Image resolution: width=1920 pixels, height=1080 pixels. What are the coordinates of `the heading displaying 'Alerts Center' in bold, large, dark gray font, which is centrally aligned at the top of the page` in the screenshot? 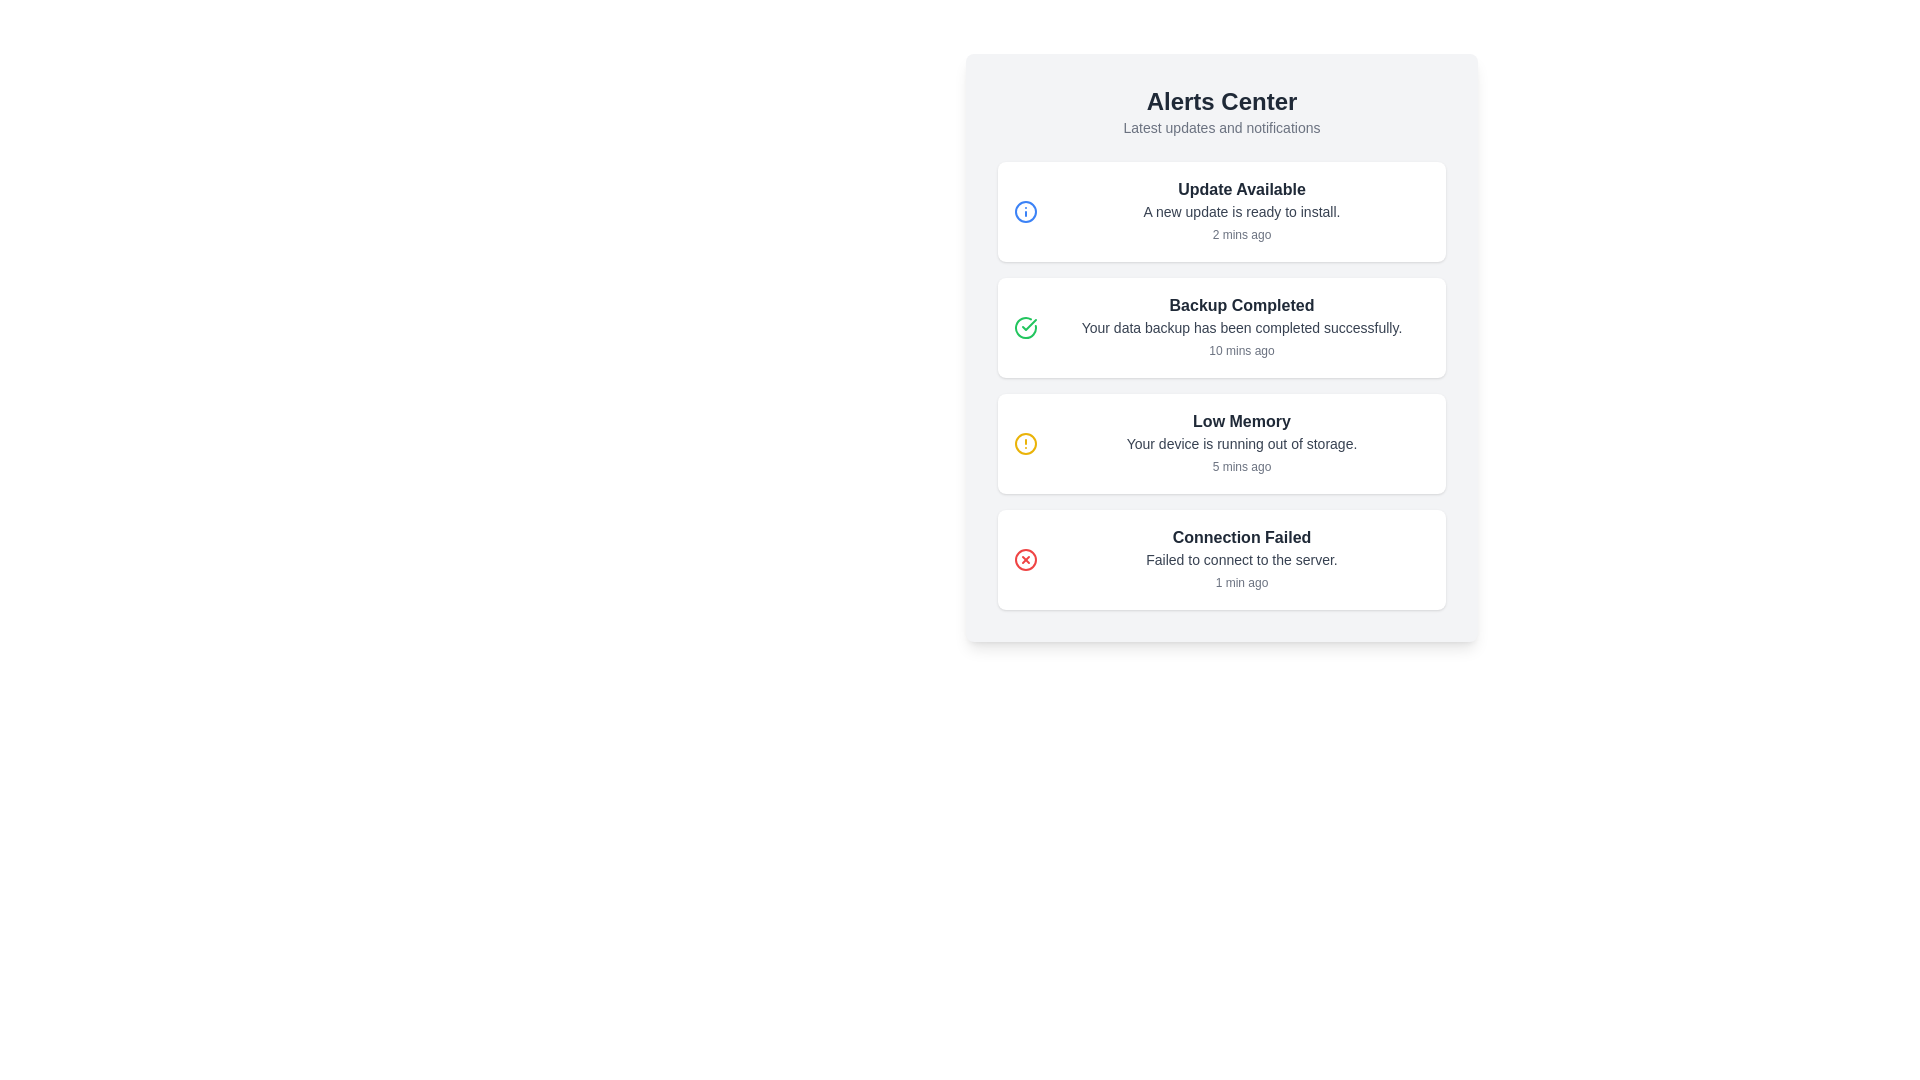 It's located at (1221, 101).